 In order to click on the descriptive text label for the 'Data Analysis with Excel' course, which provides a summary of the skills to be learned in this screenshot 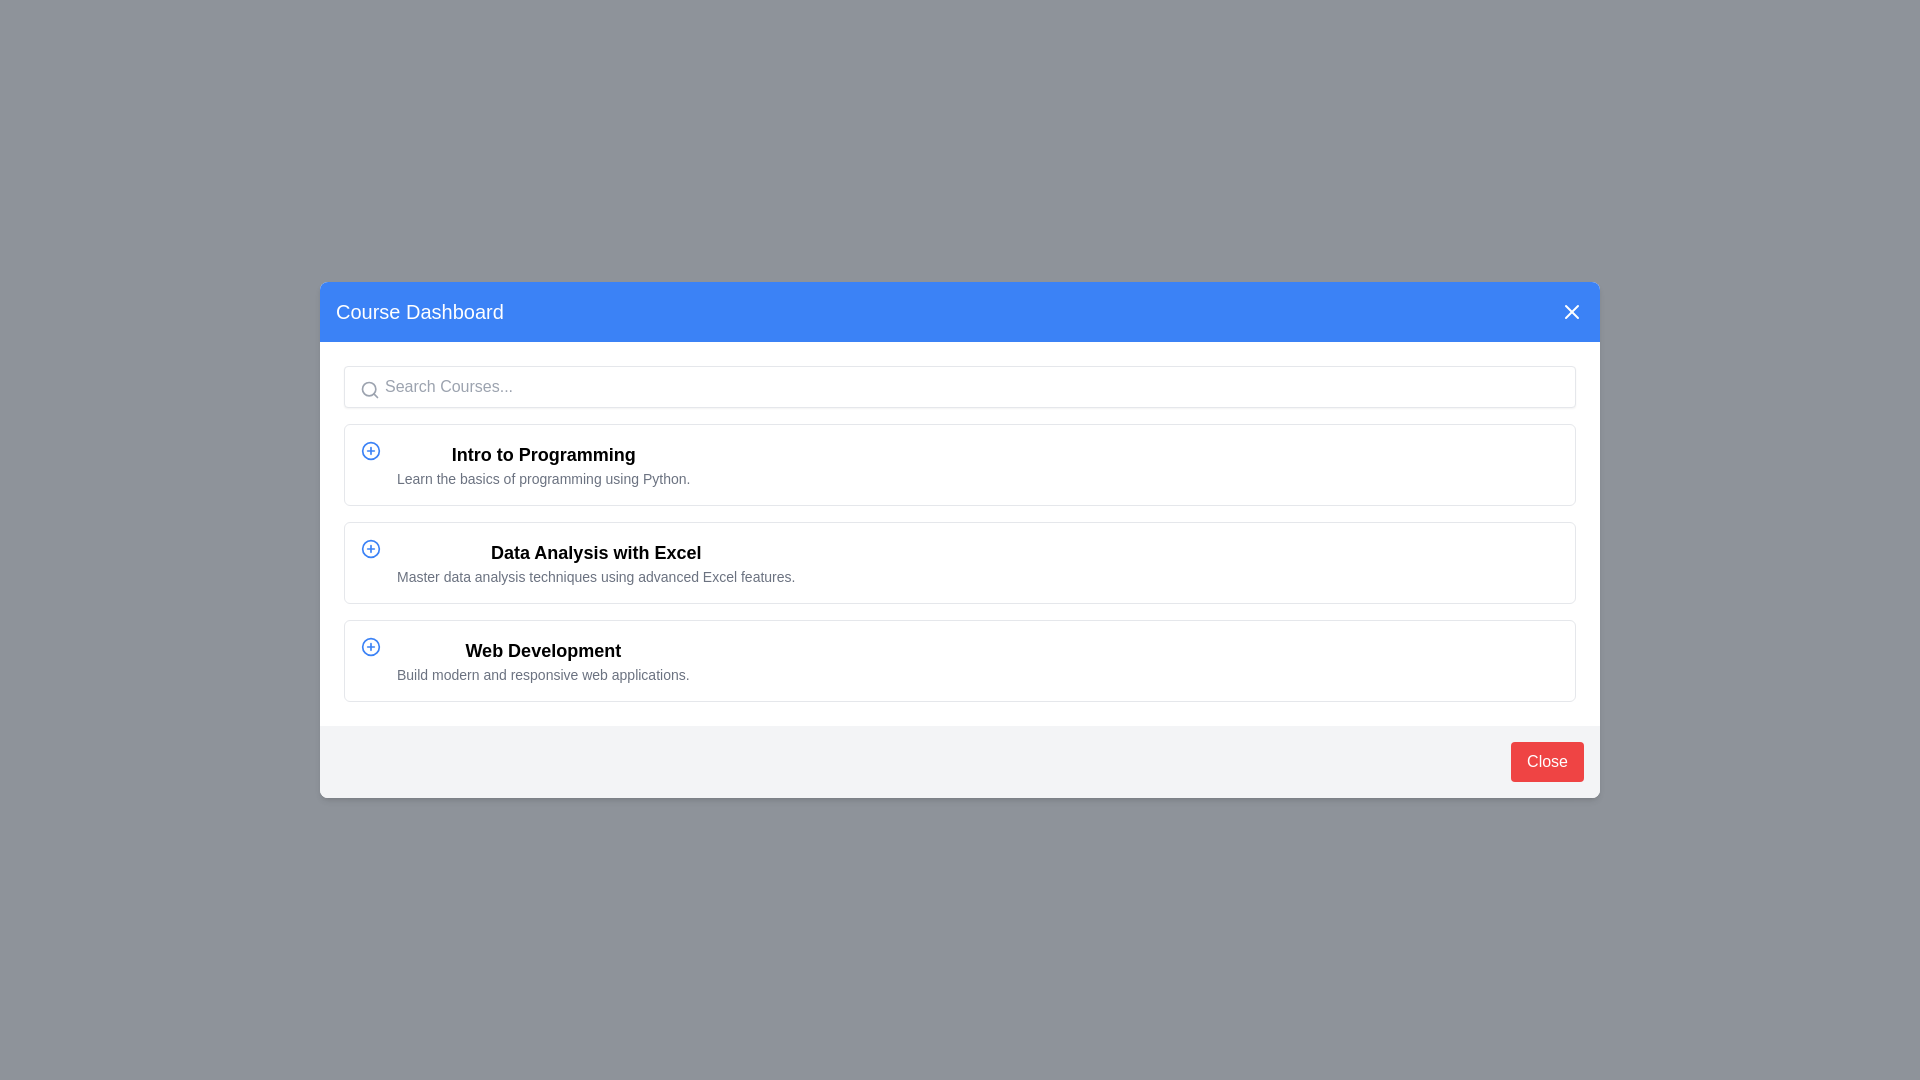, I will do `click(595, 577)`.